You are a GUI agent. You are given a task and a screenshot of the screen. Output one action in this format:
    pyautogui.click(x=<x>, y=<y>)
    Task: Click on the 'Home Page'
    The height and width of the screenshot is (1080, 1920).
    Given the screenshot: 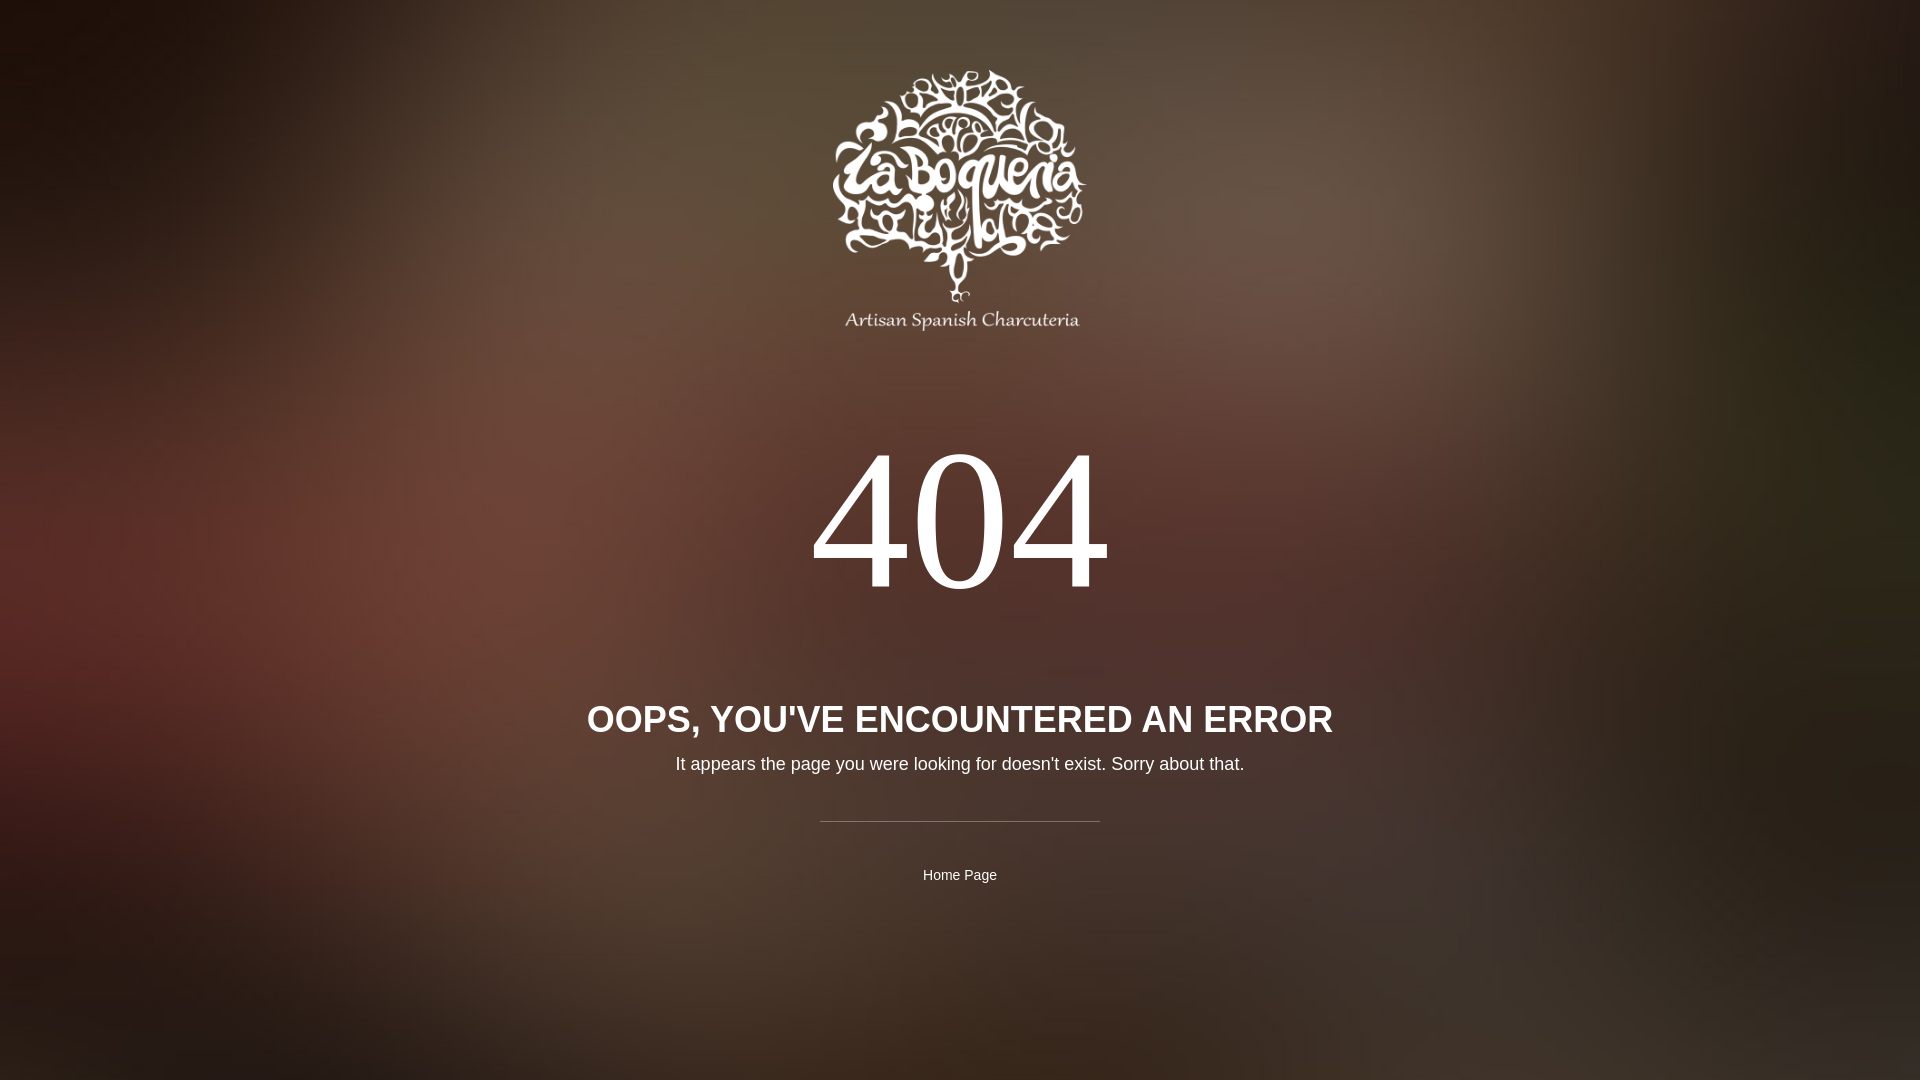 What is the action you would take?
    pyautogui.click(x=960, y=874)
    